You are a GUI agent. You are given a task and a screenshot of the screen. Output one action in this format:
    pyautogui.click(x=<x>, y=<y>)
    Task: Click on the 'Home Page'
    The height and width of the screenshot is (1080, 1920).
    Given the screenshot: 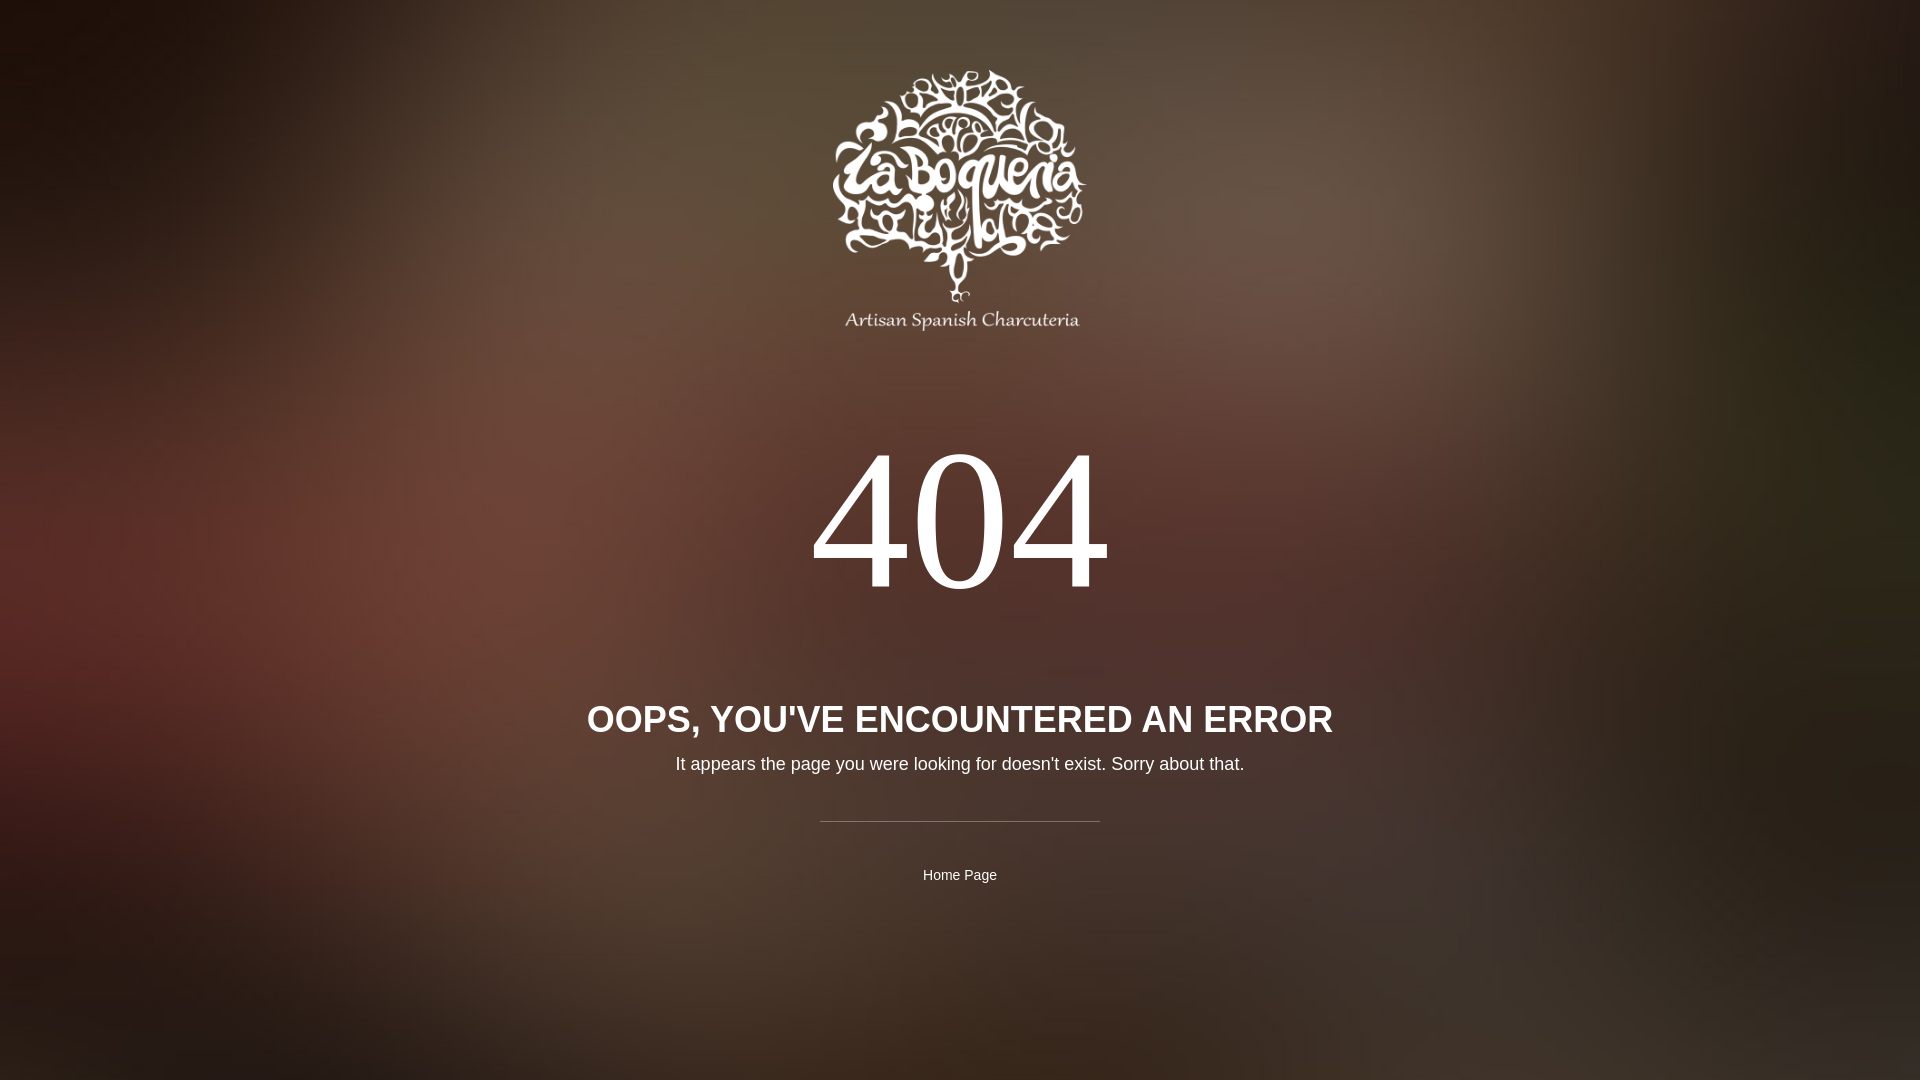 What is the action you would take?
    pyautogui.click(x=960, y=874)
    